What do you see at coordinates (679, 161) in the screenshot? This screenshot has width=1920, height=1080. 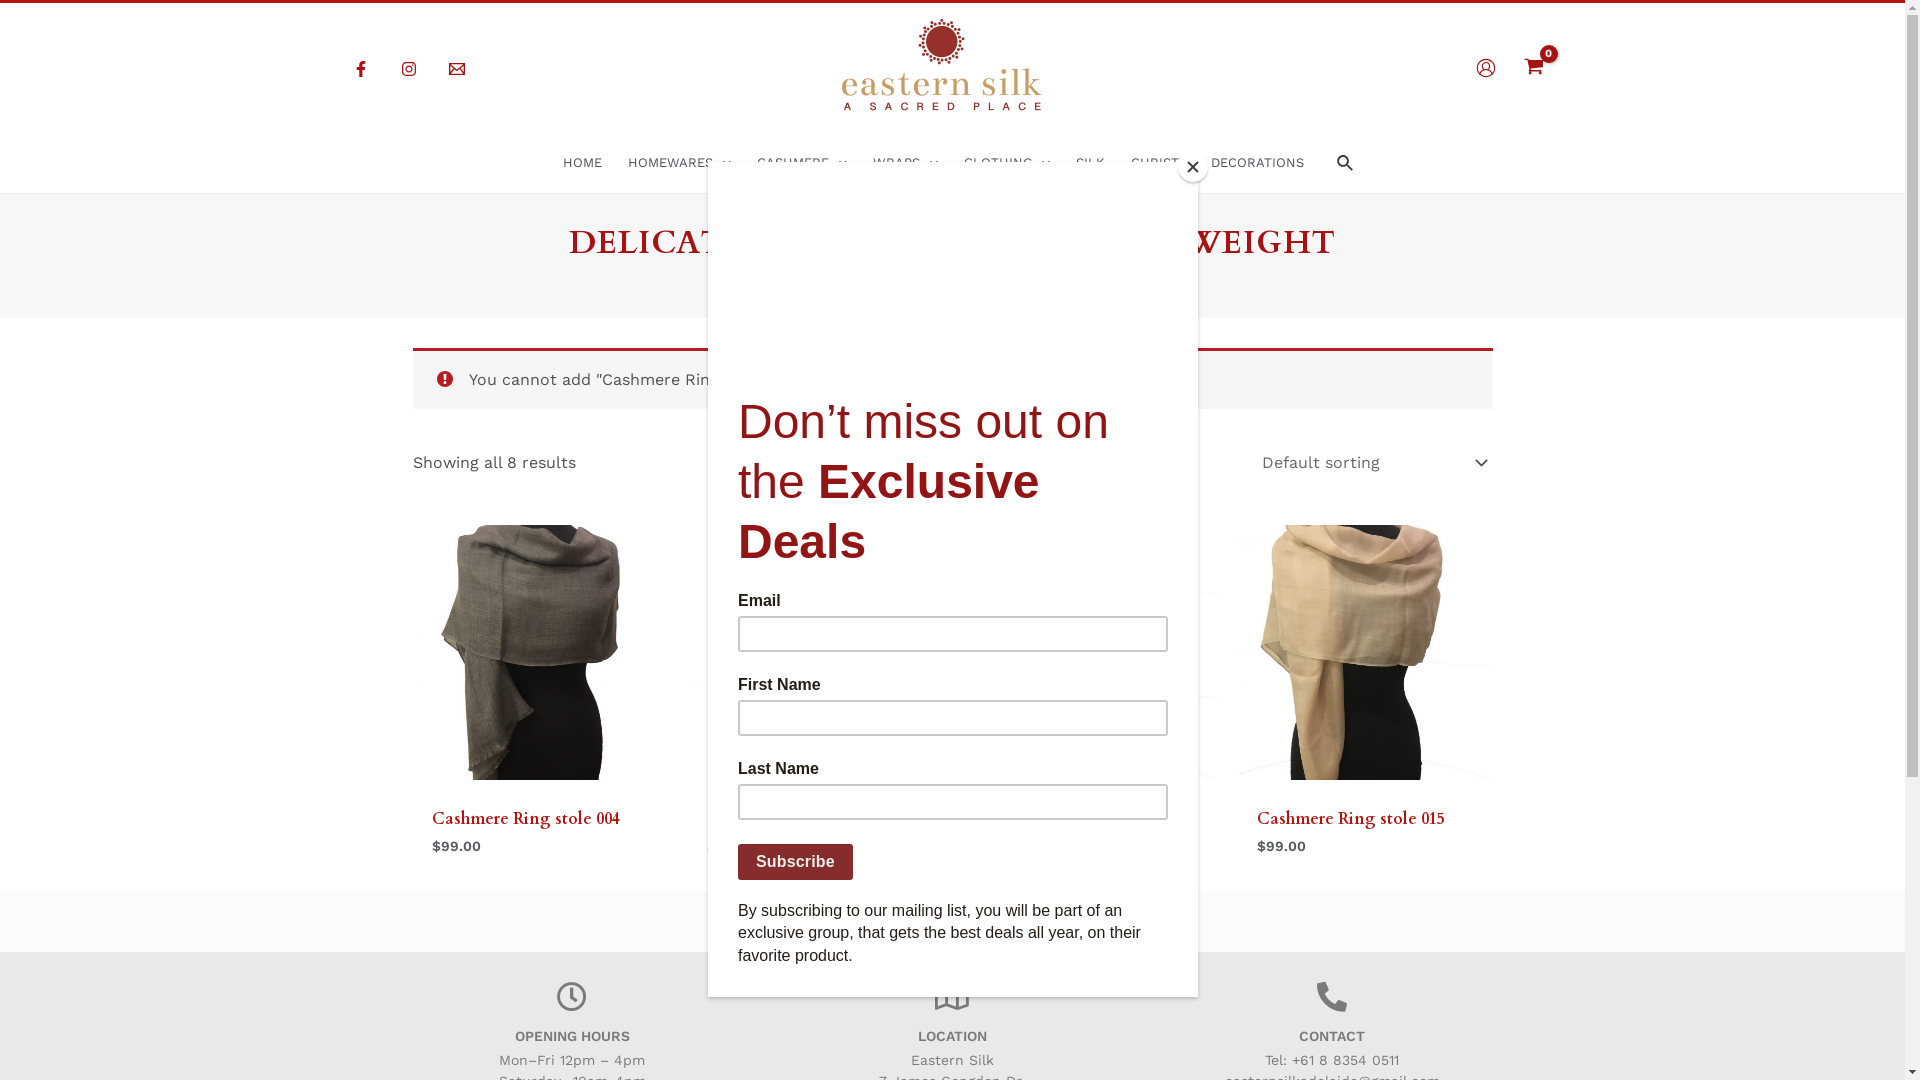 I see `'HOMEWARES'` at bounding box center [679, 161].